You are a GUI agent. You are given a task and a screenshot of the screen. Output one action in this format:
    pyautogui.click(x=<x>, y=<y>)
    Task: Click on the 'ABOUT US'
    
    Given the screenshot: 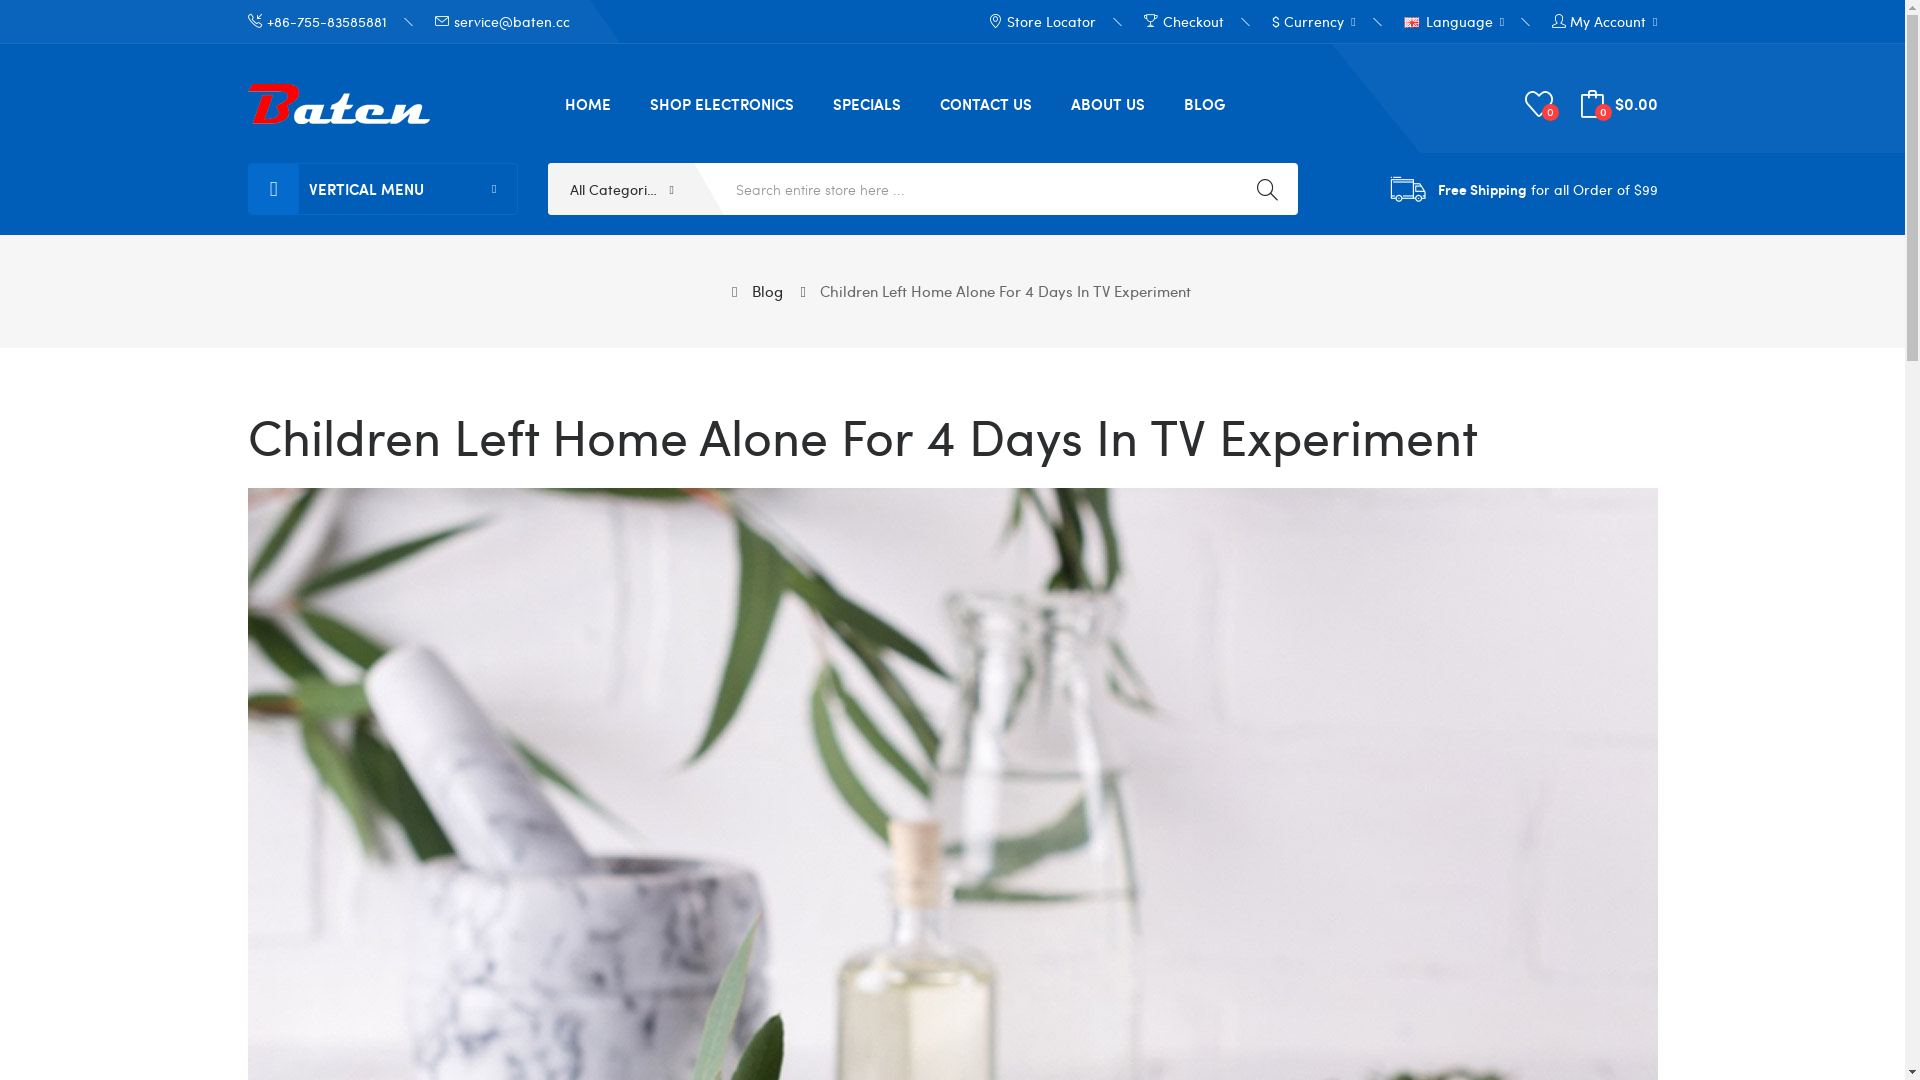 What is the action you would take?
    pyautogui.click(x=1107, y=103)
    